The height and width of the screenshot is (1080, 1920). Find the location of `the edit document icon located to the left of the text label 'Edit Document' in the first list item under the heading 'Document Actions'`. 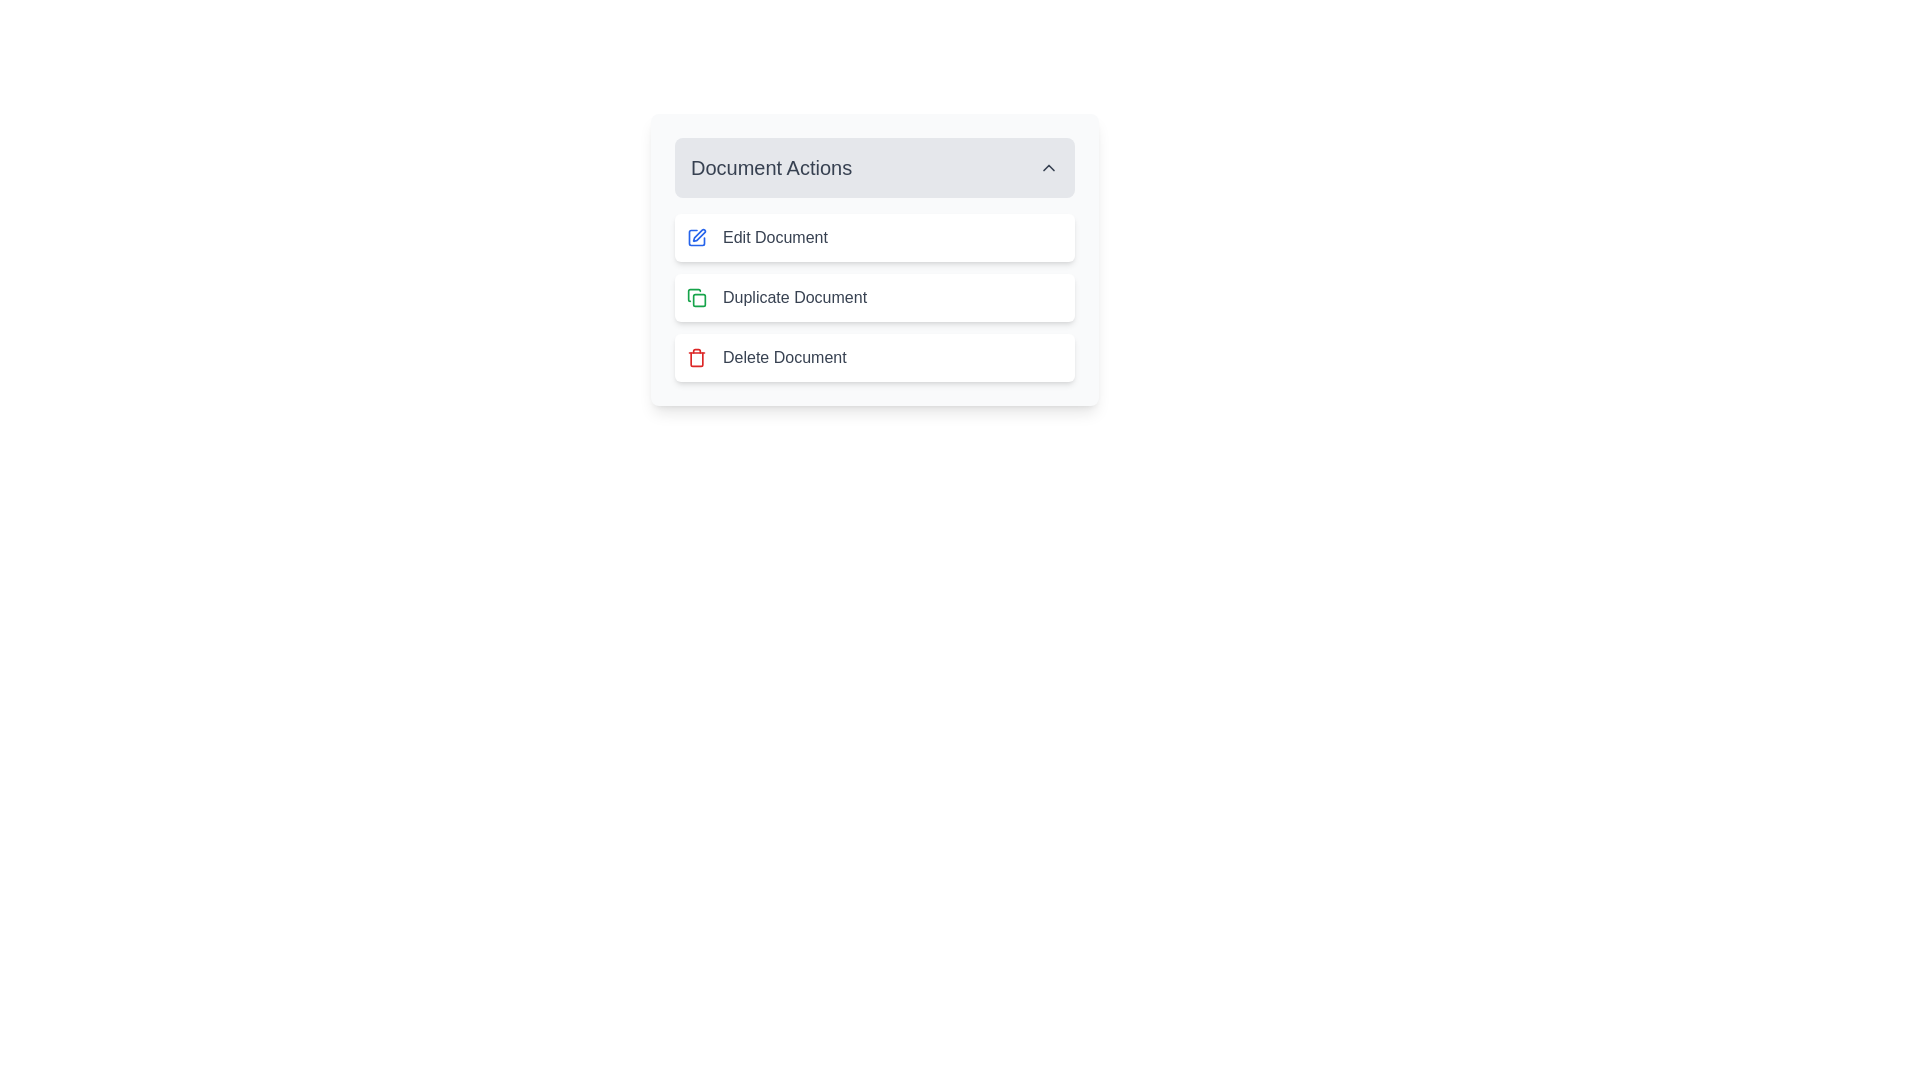

the edit document icon located to the left of the text label 'Edit Document' in the first list item under the heading 'Document Actions' is located at coordinates (696, 237).